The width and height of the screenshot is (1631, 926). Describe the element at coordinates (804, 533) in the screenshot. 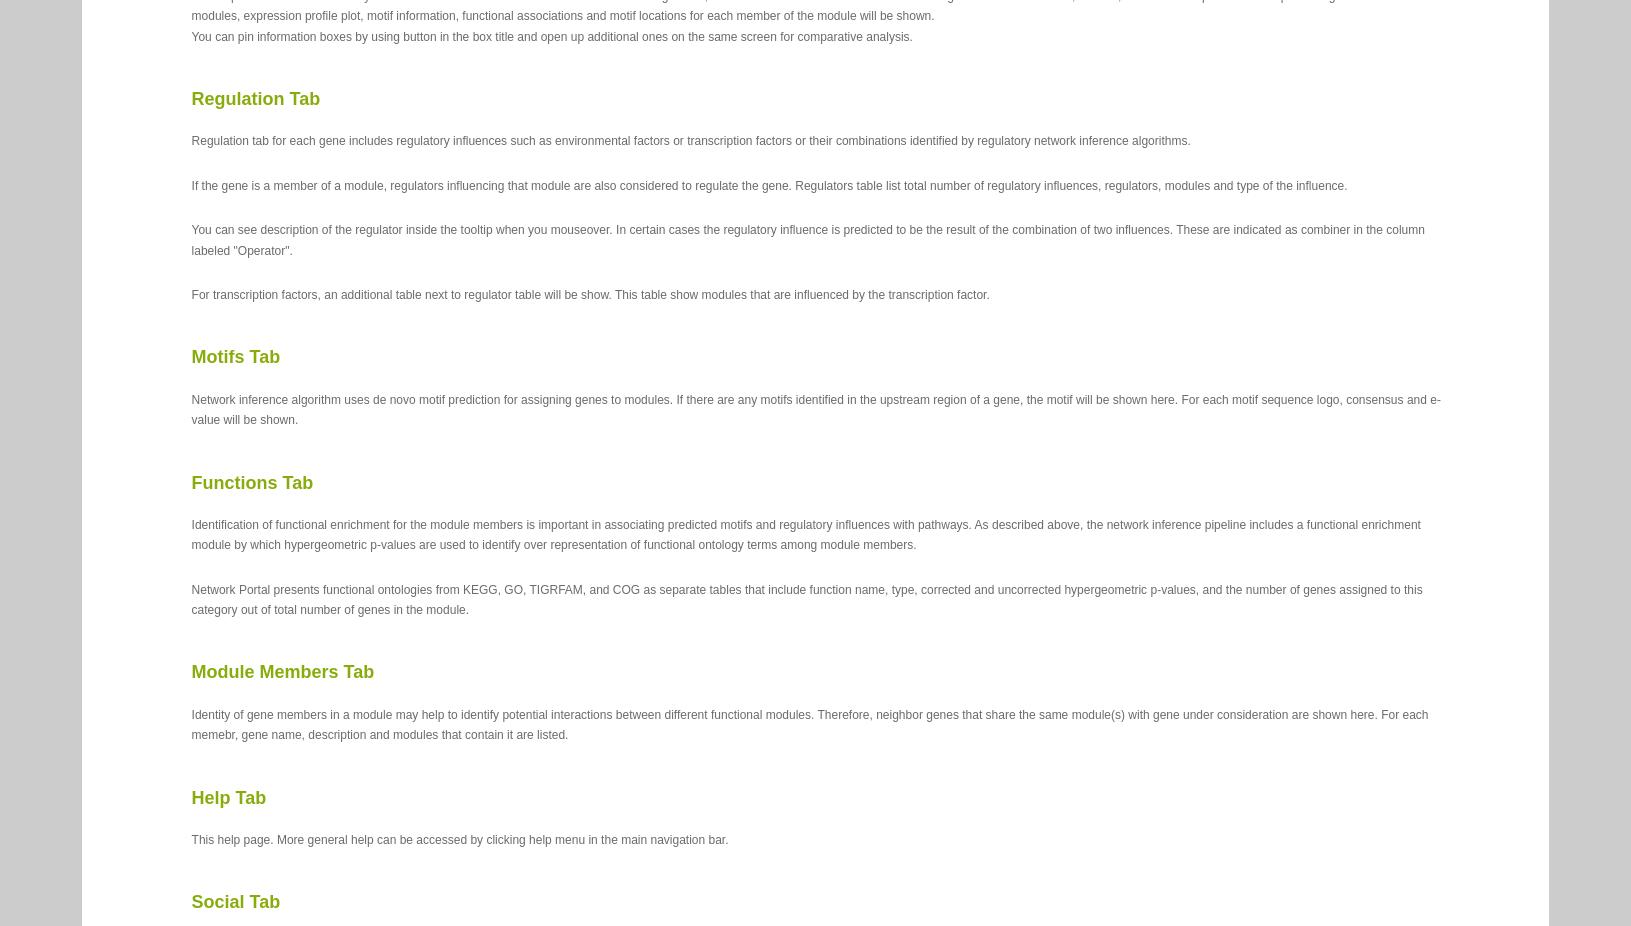

I see `'Identification of functional enrichment for the module members is important in associating predicted motifs and regulatory influences with pathways. As described above, the network inference pipeline includes a functional enrichment module by which hypergeometric p-values are used to identify over representation of functional ontology terms among module members.'` at that location.